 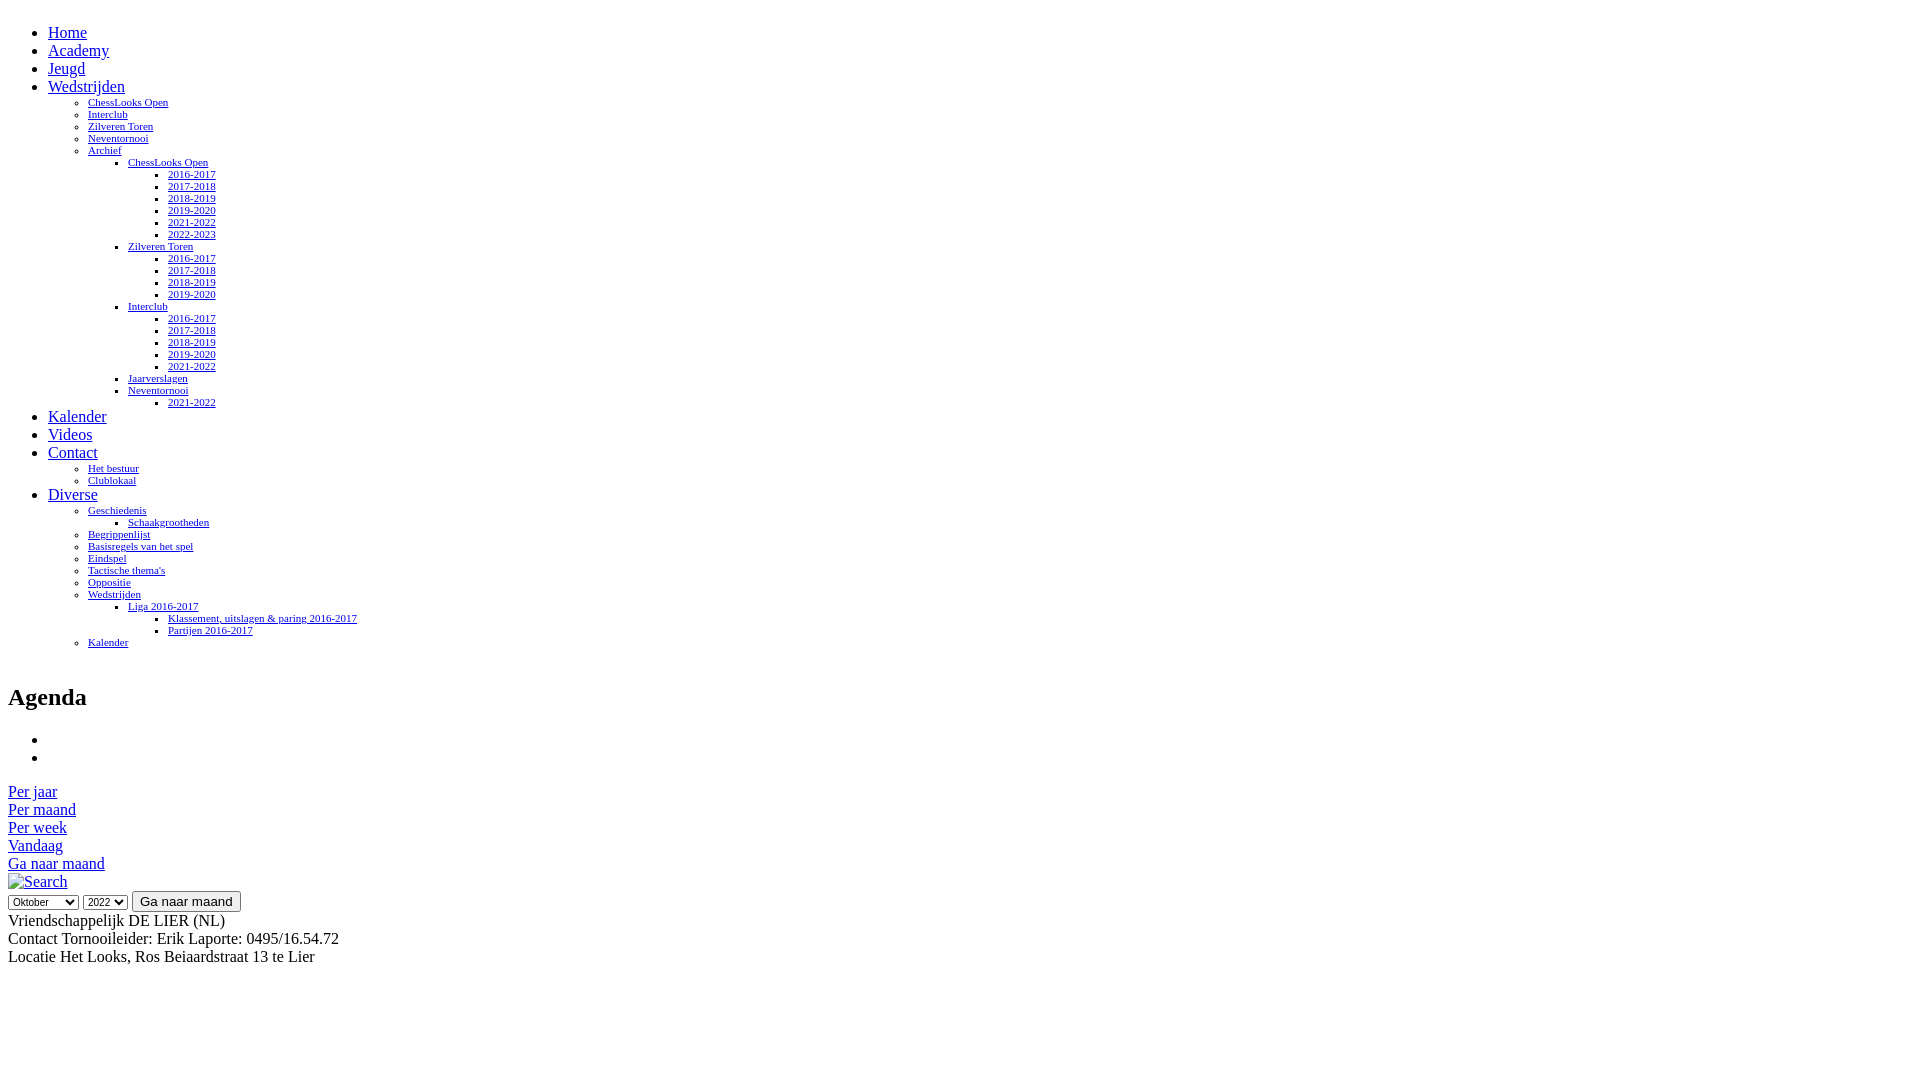 What do you see at coordinates (210, 628) in the screenshot?
I see `'Partijen 2016-2017'` at bounding box center [210, 628].